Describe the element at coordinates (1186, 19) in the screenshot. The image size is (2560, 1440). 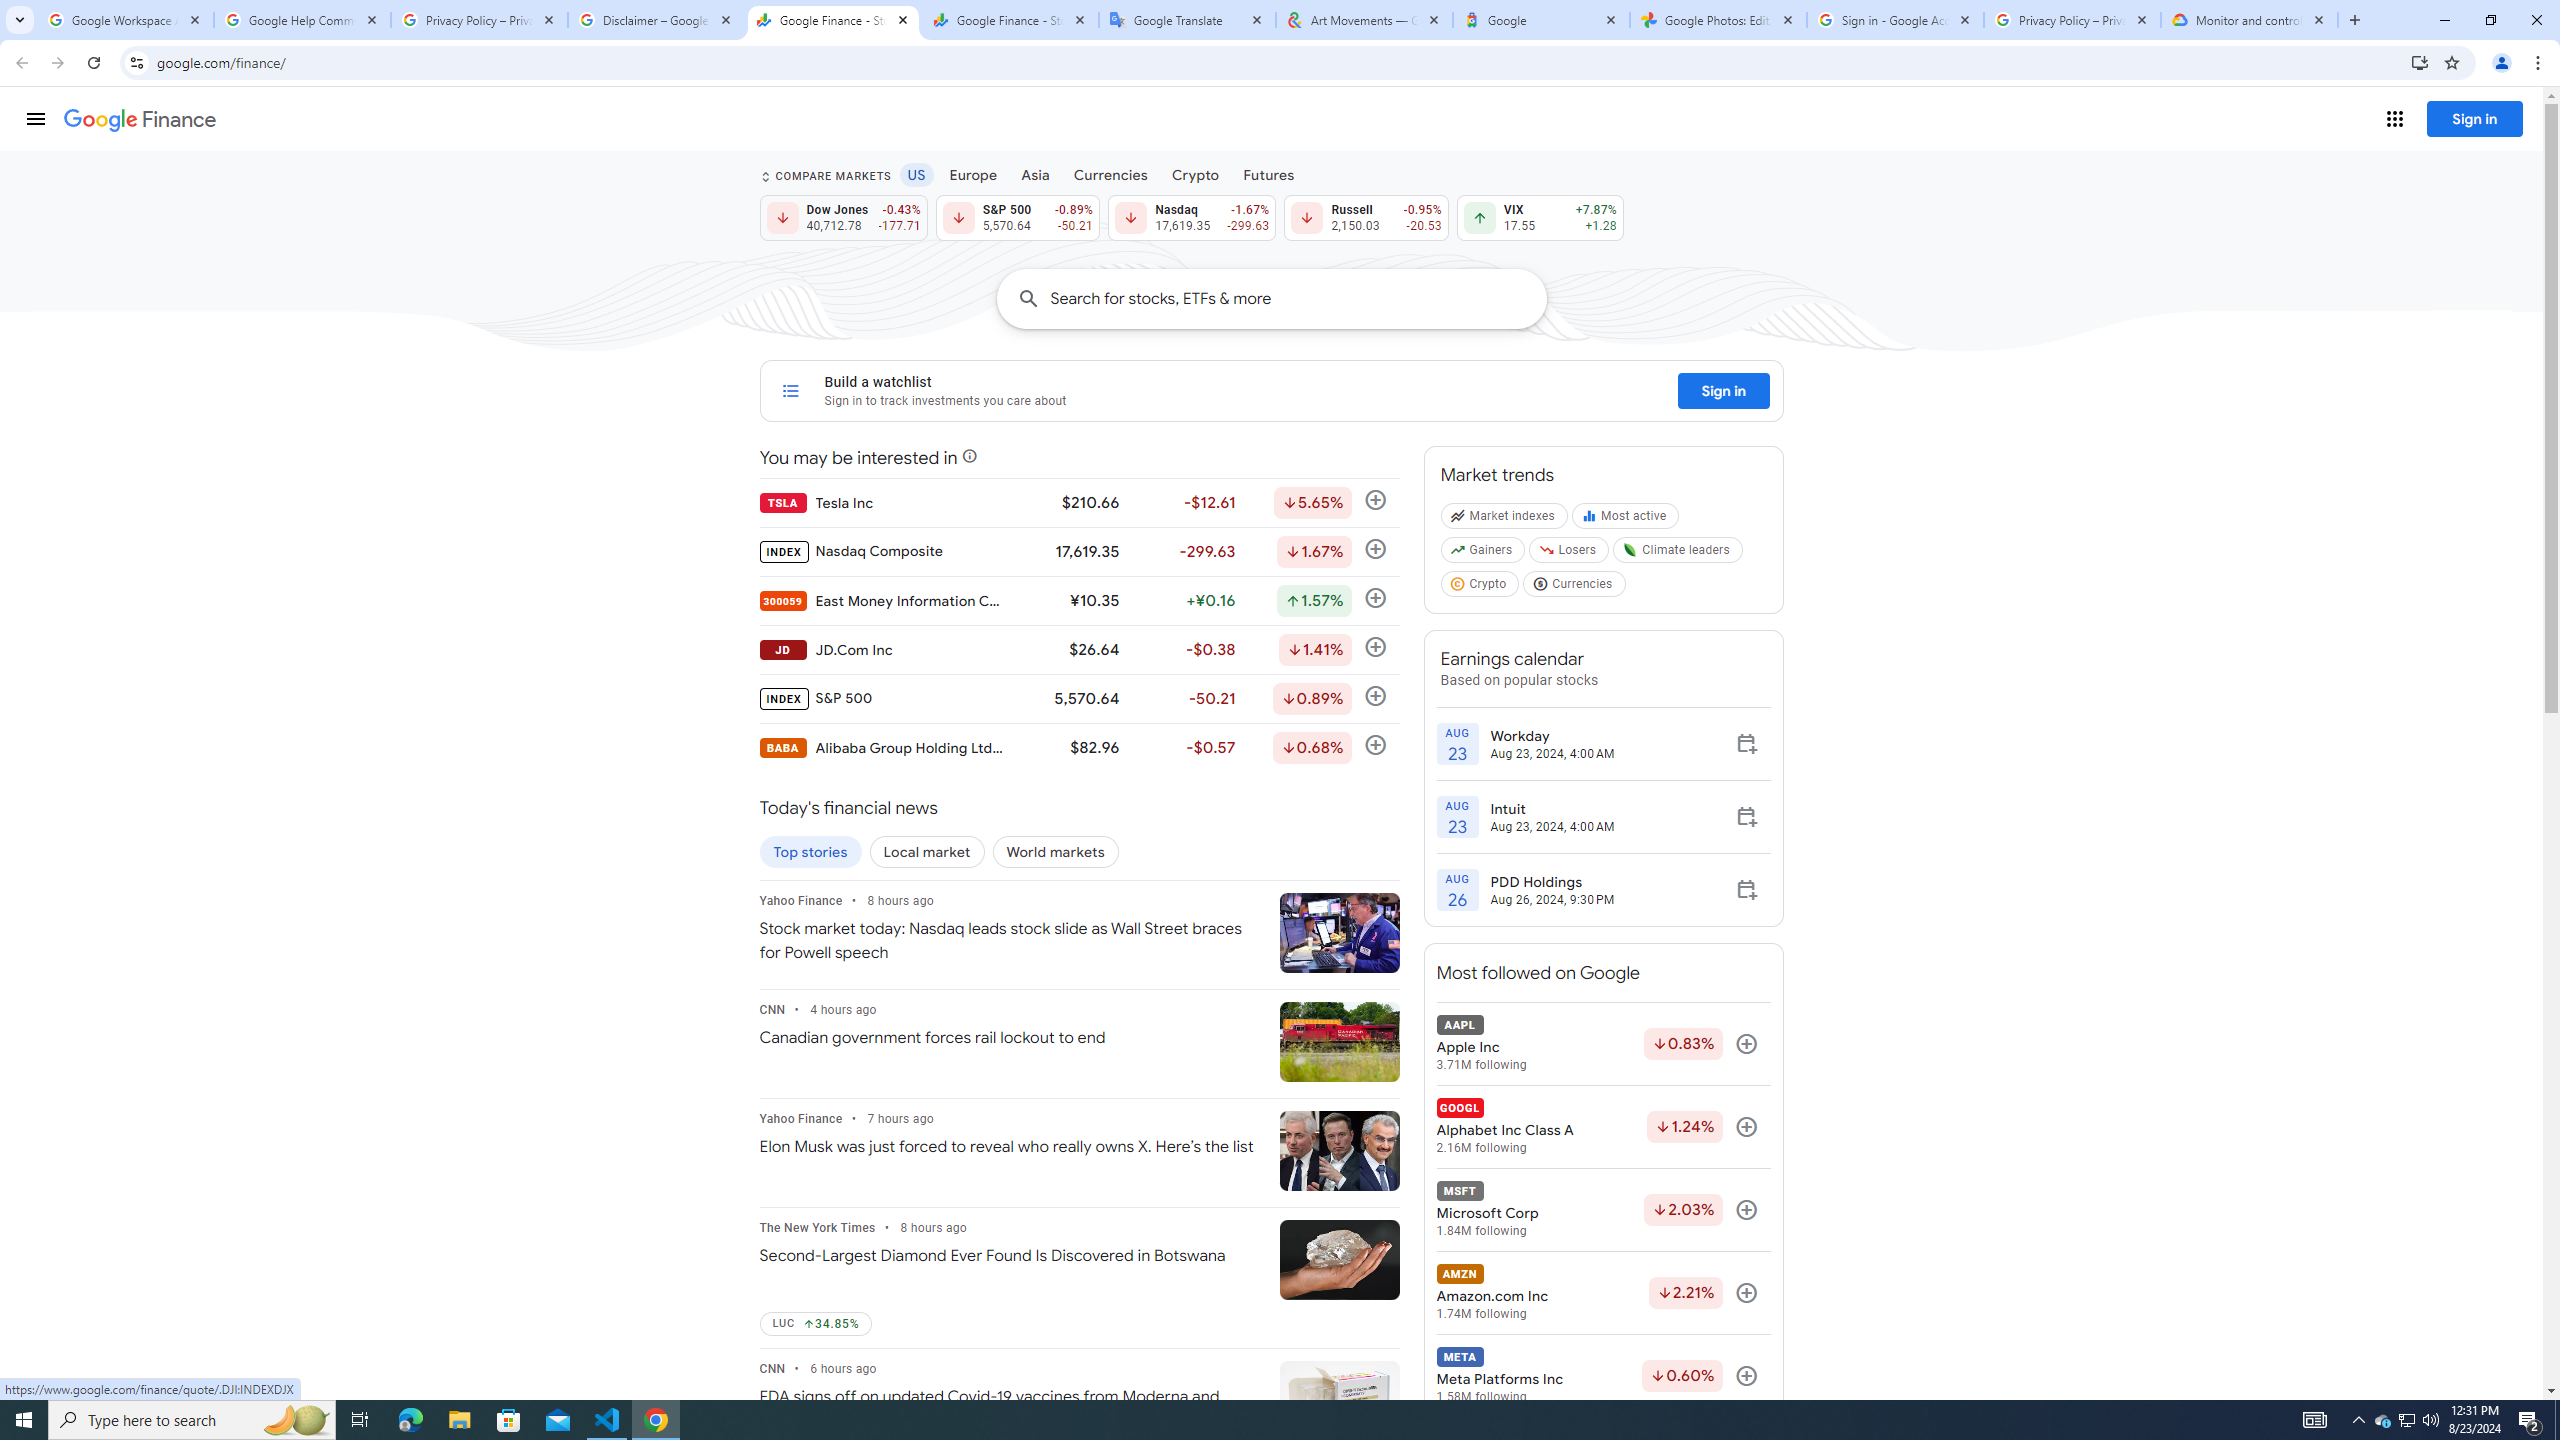
I see `'Google Translate'` at that location.